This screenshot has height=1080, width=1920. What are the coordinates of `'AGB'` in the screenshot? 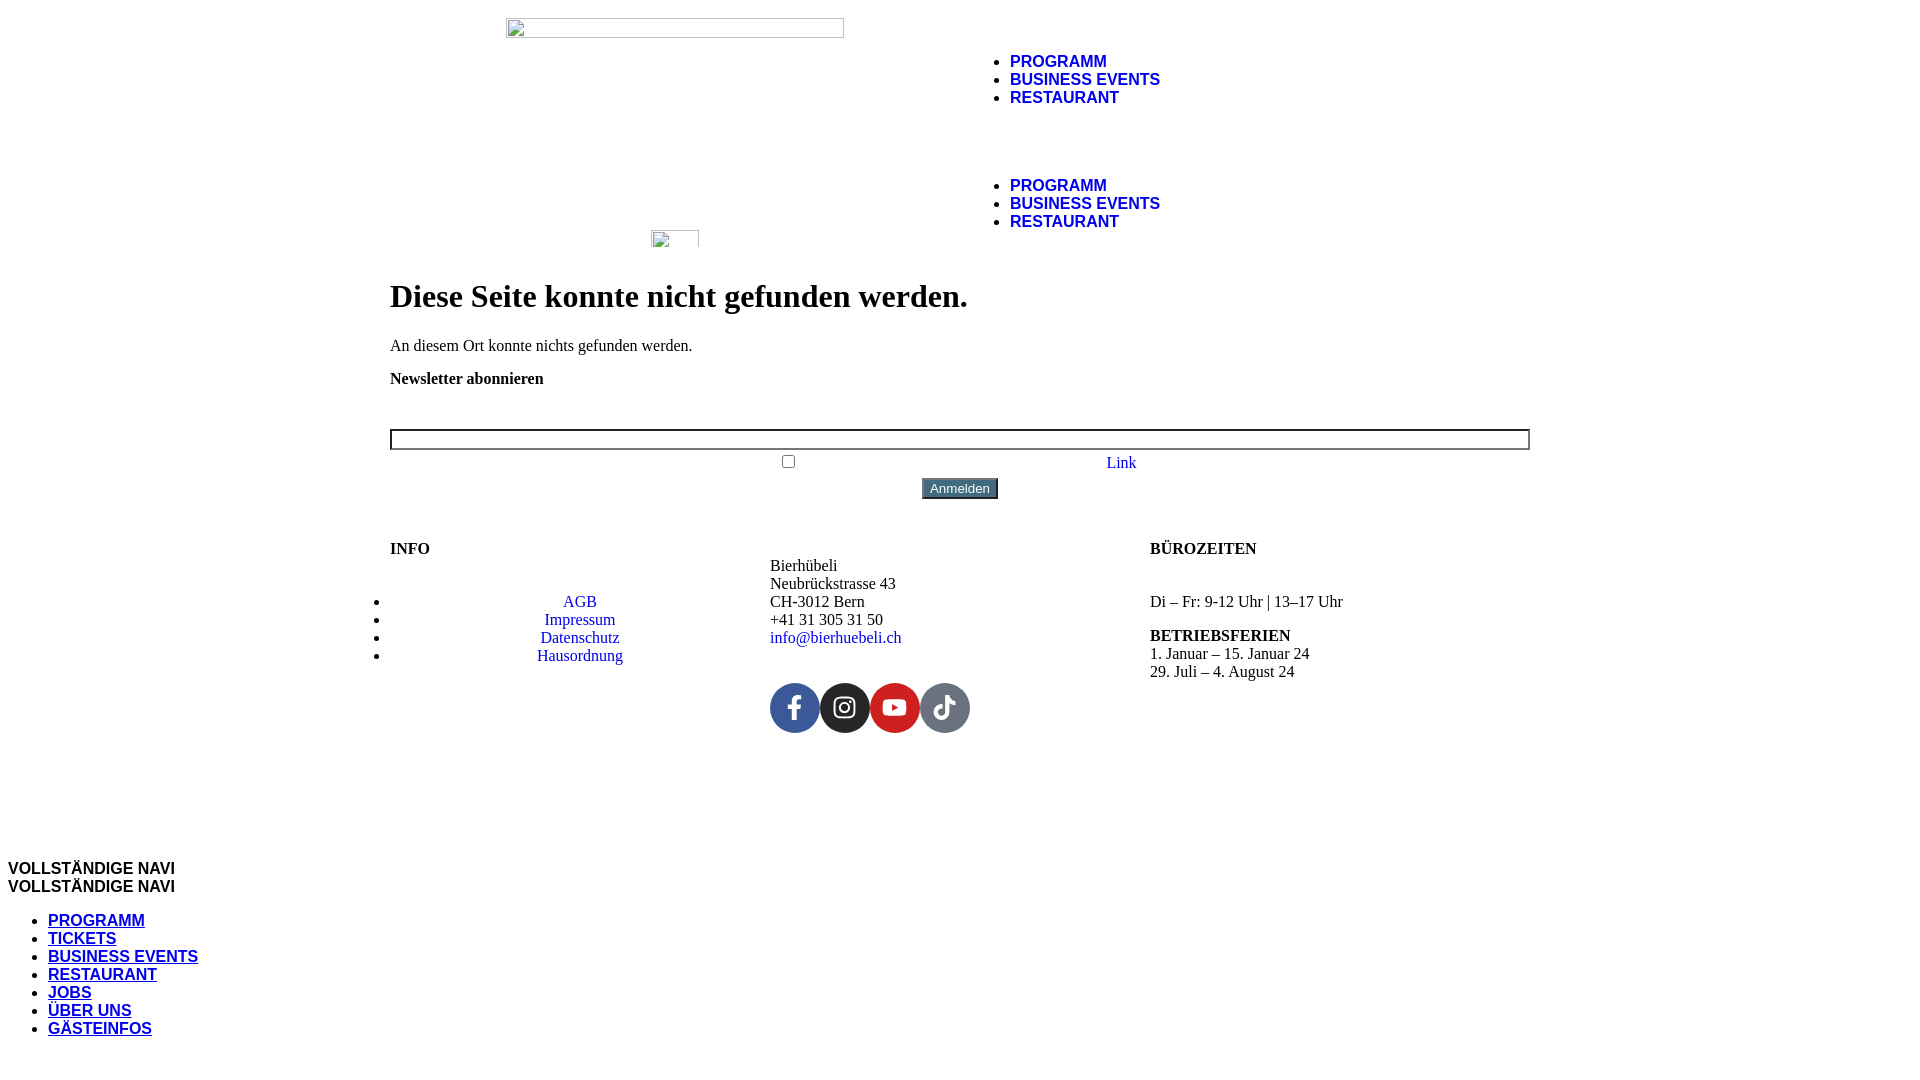 It's located at (579, 600).